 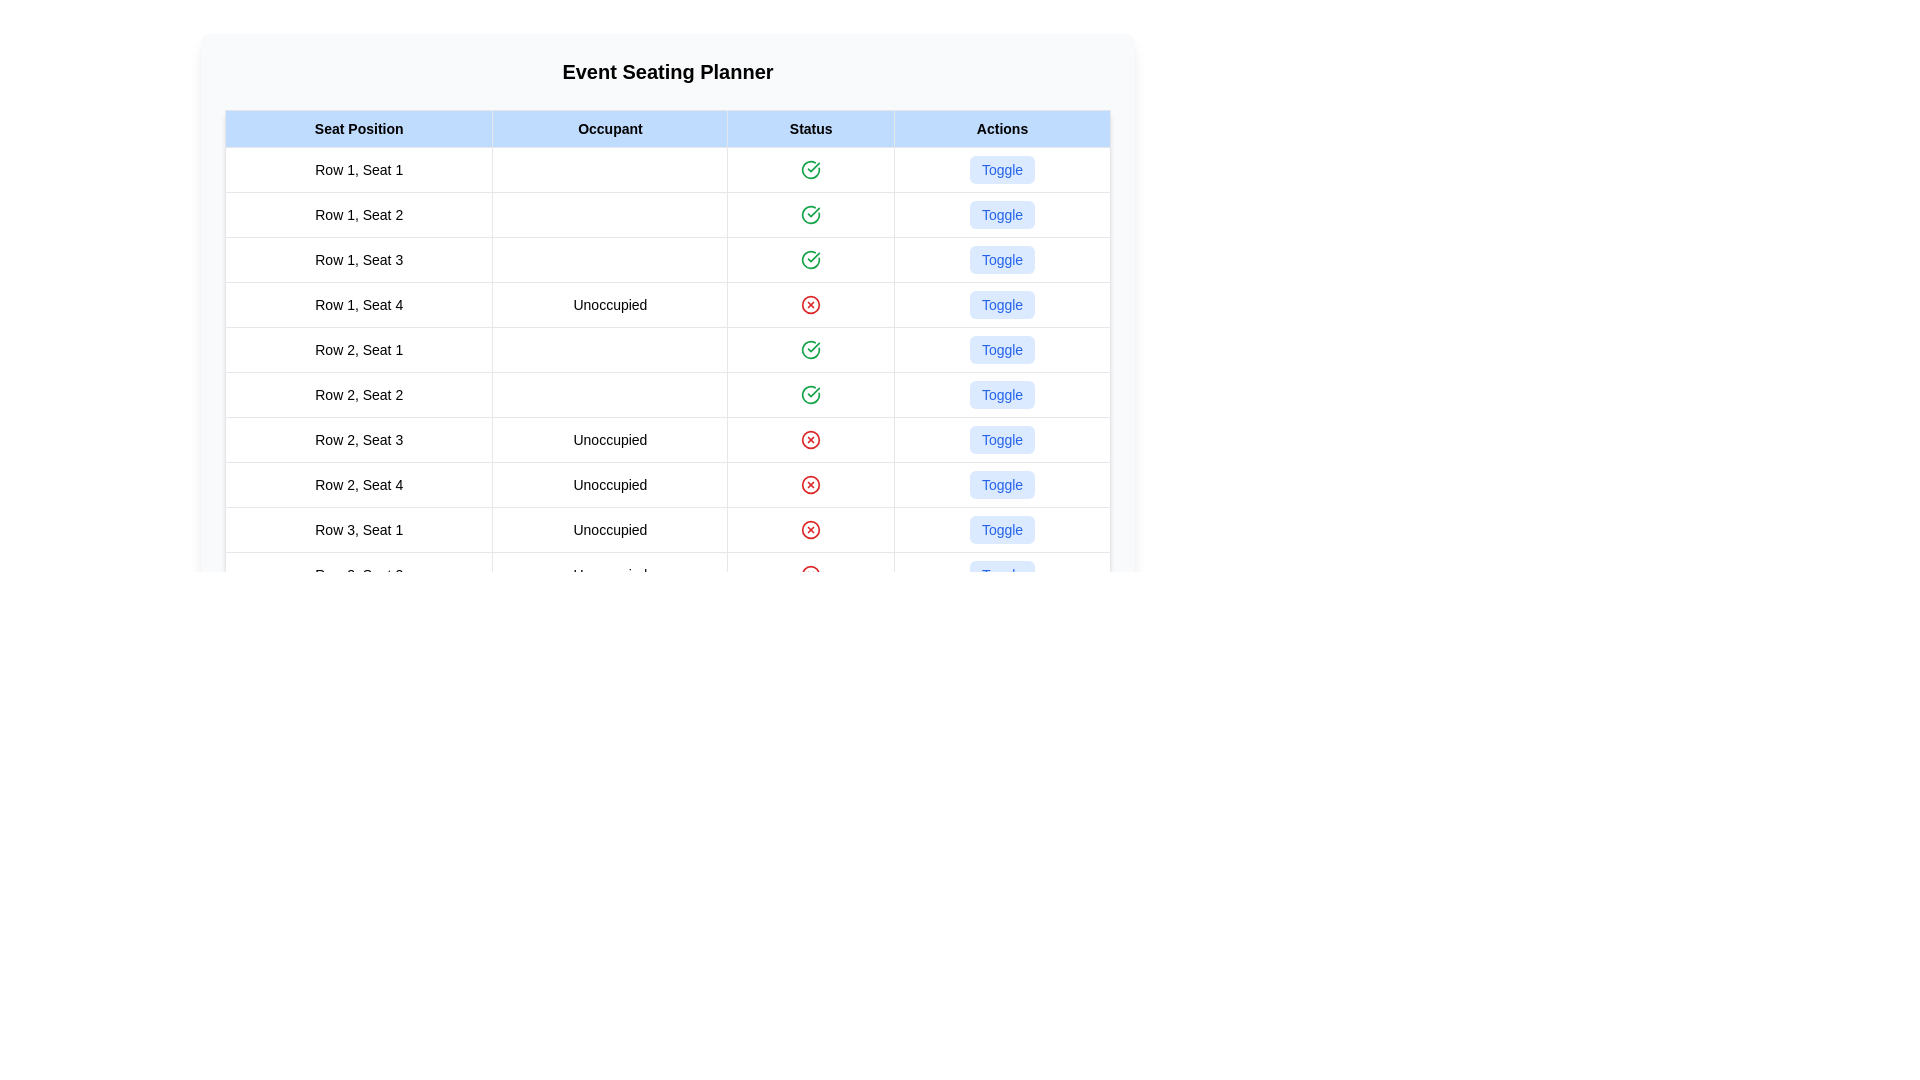 I want to click on the 'Toggle' button styled with a blue appearance located in the last row of the 'Actions' column in the table layout, so click(x=1002, y=619).